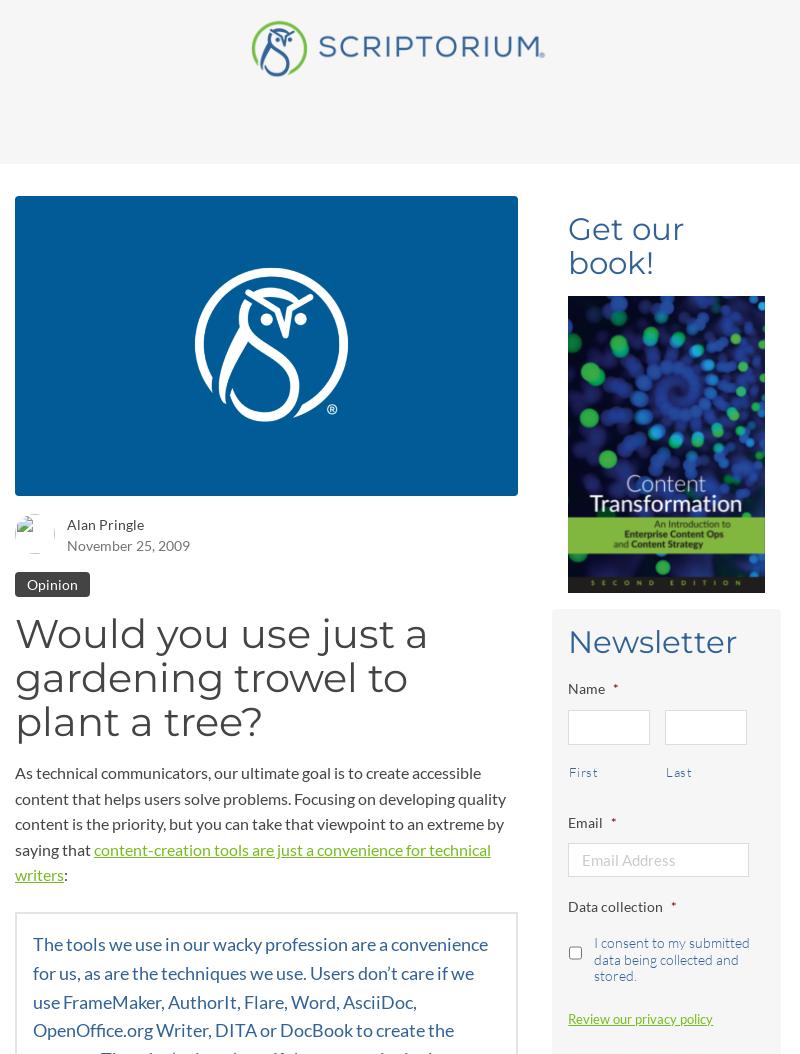  Describe the element at coordinates (233, 41) in the screenshot. I see `'November 25th, 2009 - 11:48am'` at that location.